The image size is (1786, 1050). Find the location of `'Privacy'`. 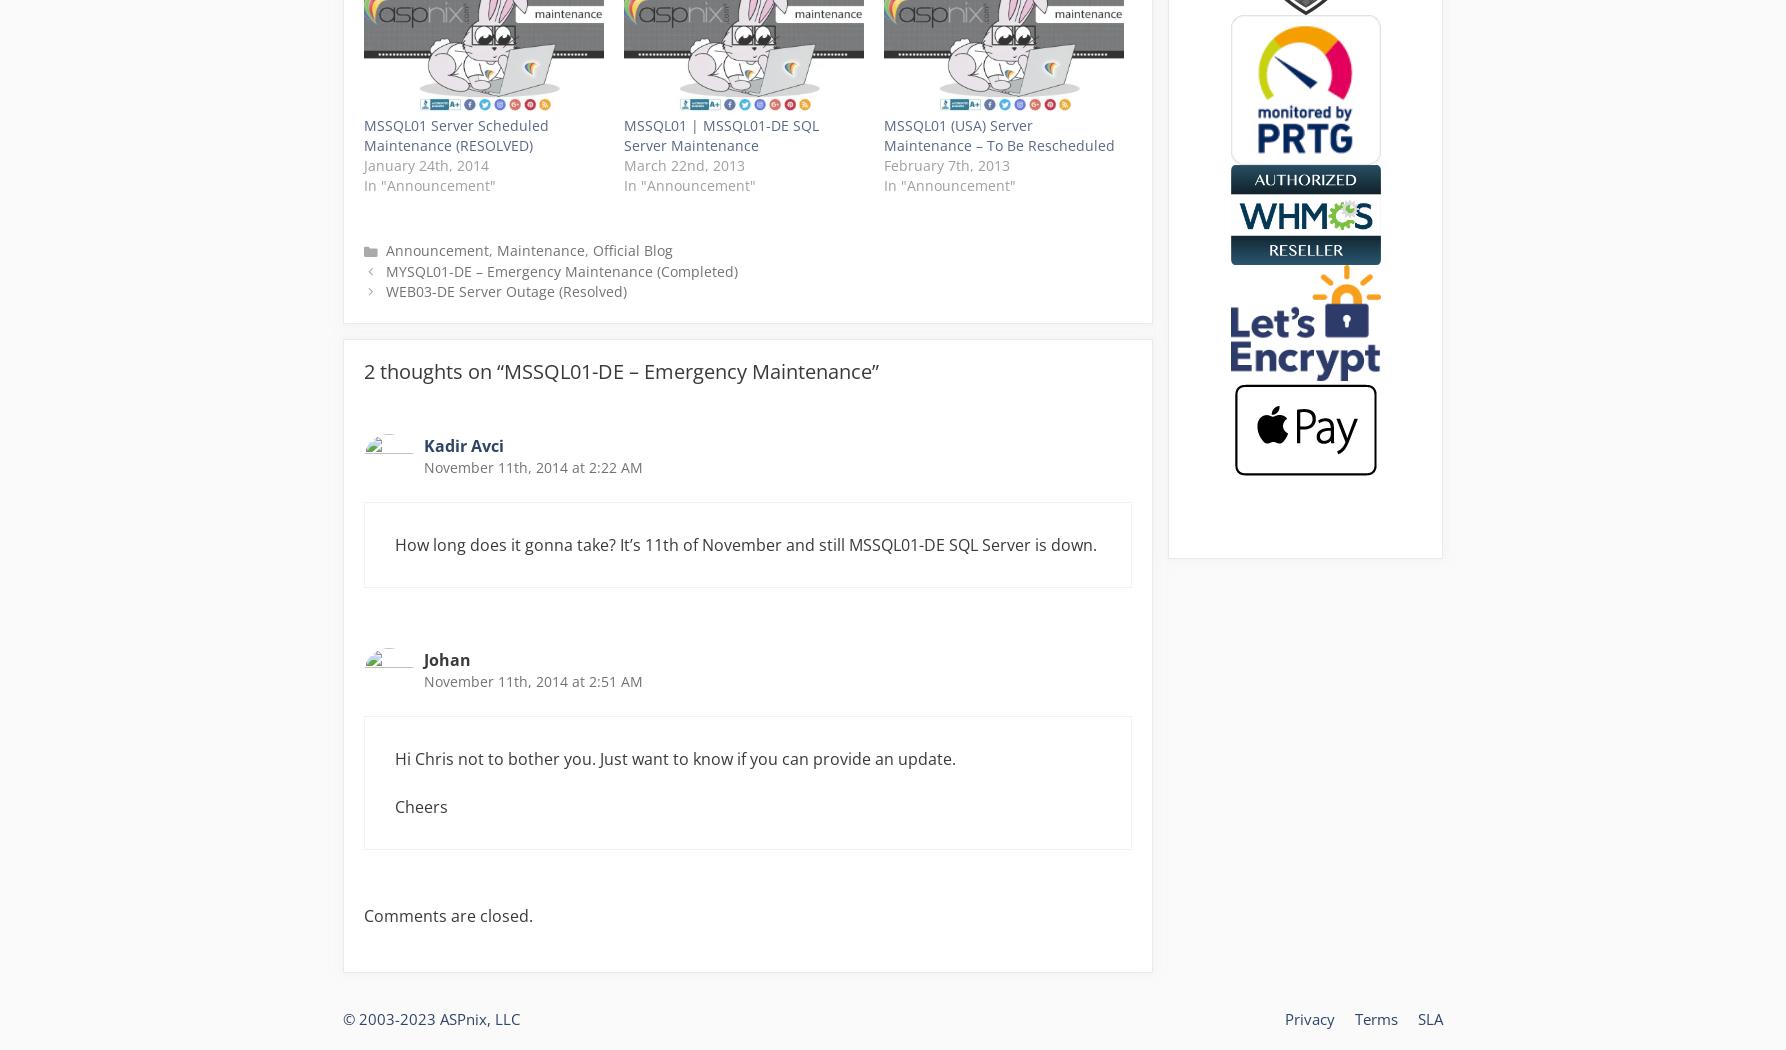

'Privacy' is located at coordinates (1285, 1018).